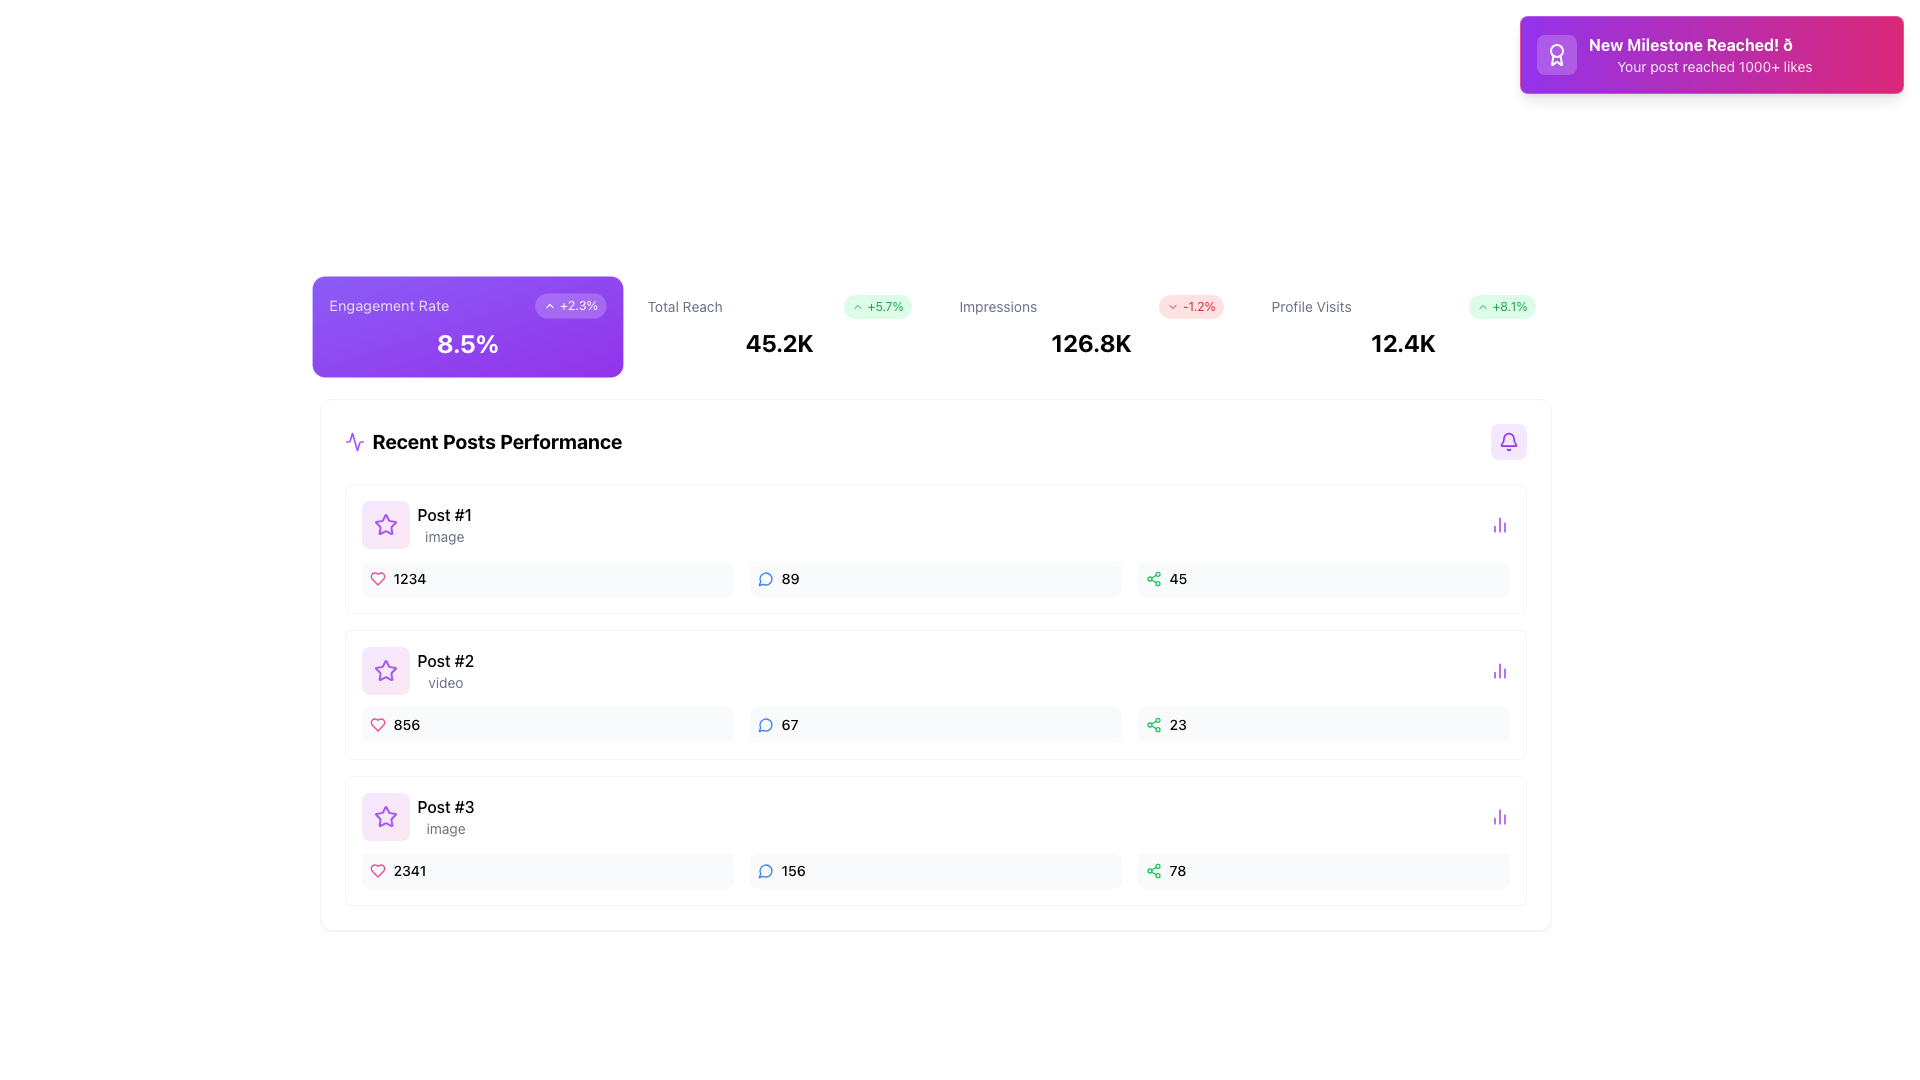  Describe the element at coordinates (1713, 53) in the screenshot. I see `the milestone notification banner displaying the message about achieving 1000+ likes by reading the textual information` at that location.